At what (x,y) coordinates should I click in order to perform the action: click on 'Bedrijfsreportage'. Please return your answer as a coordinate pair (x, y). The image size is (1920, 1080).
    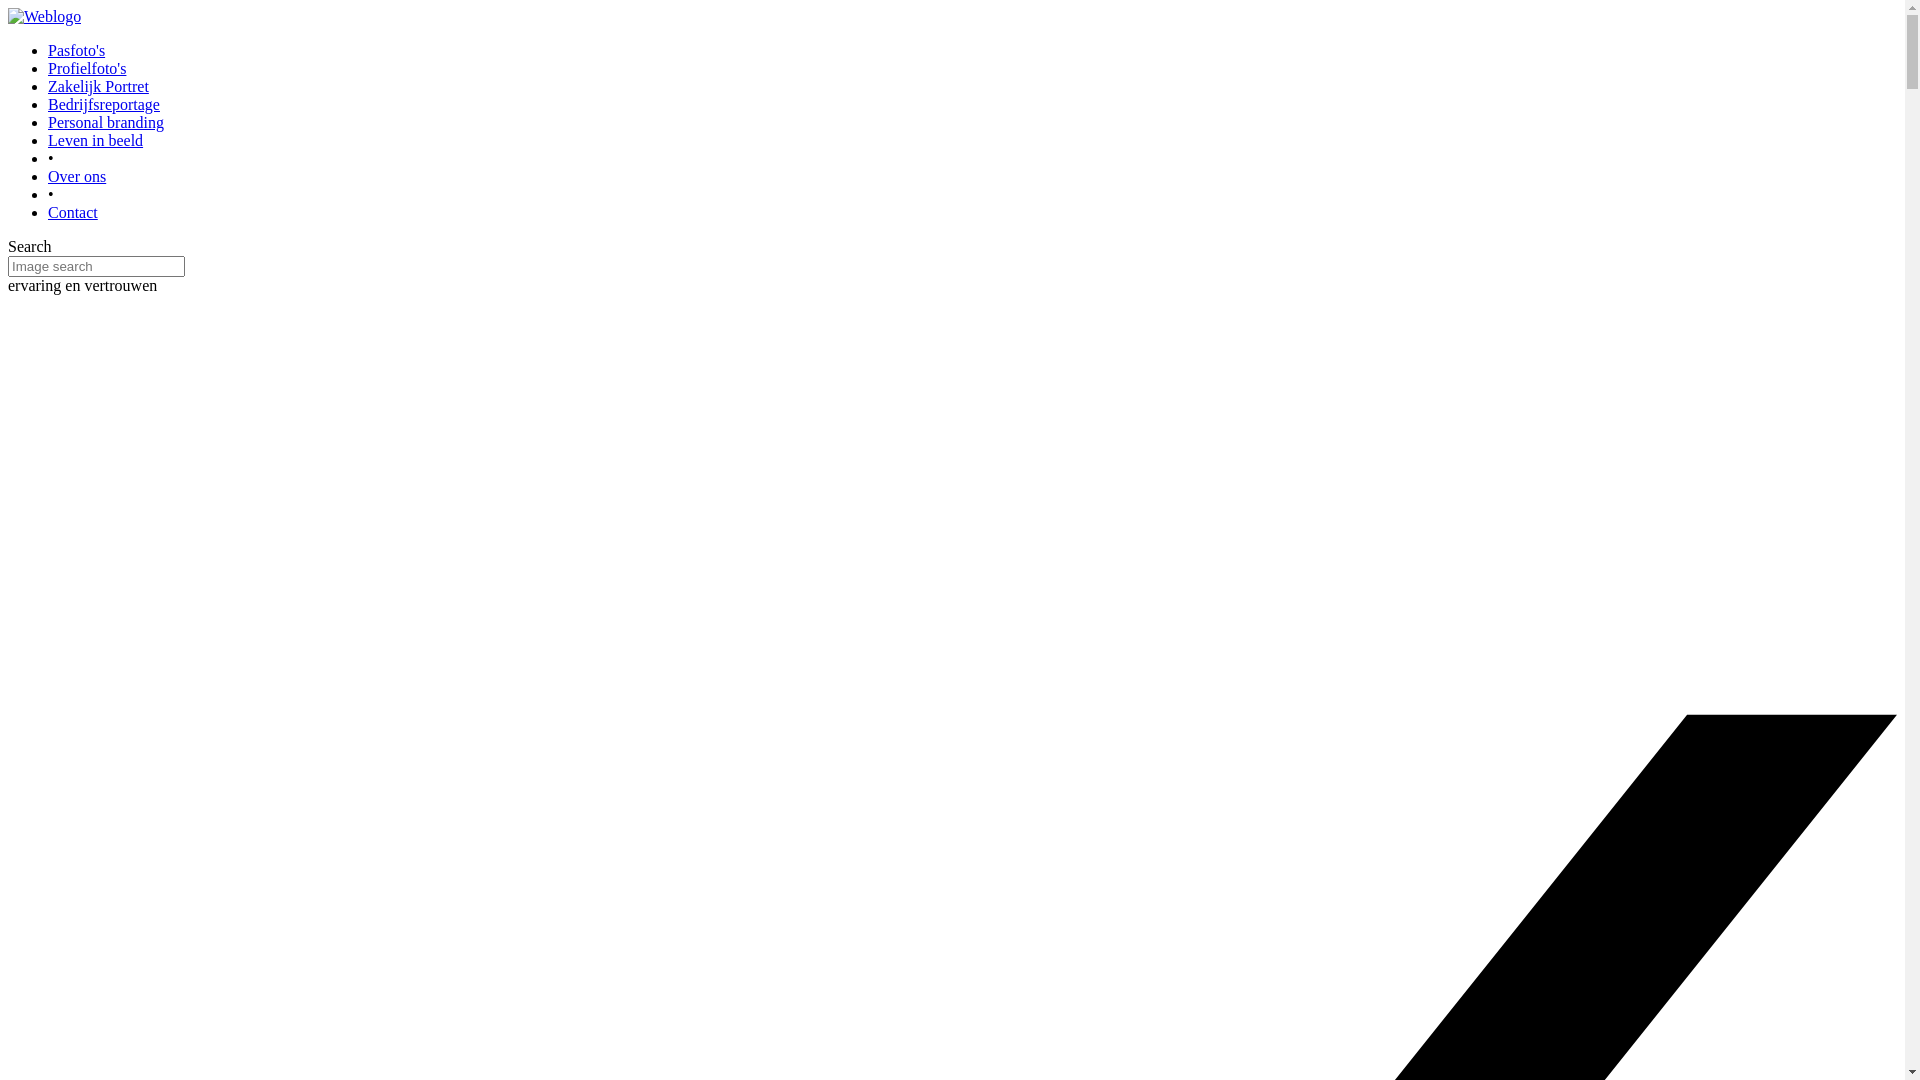
    Looking at the image, I should click on (103, 104).